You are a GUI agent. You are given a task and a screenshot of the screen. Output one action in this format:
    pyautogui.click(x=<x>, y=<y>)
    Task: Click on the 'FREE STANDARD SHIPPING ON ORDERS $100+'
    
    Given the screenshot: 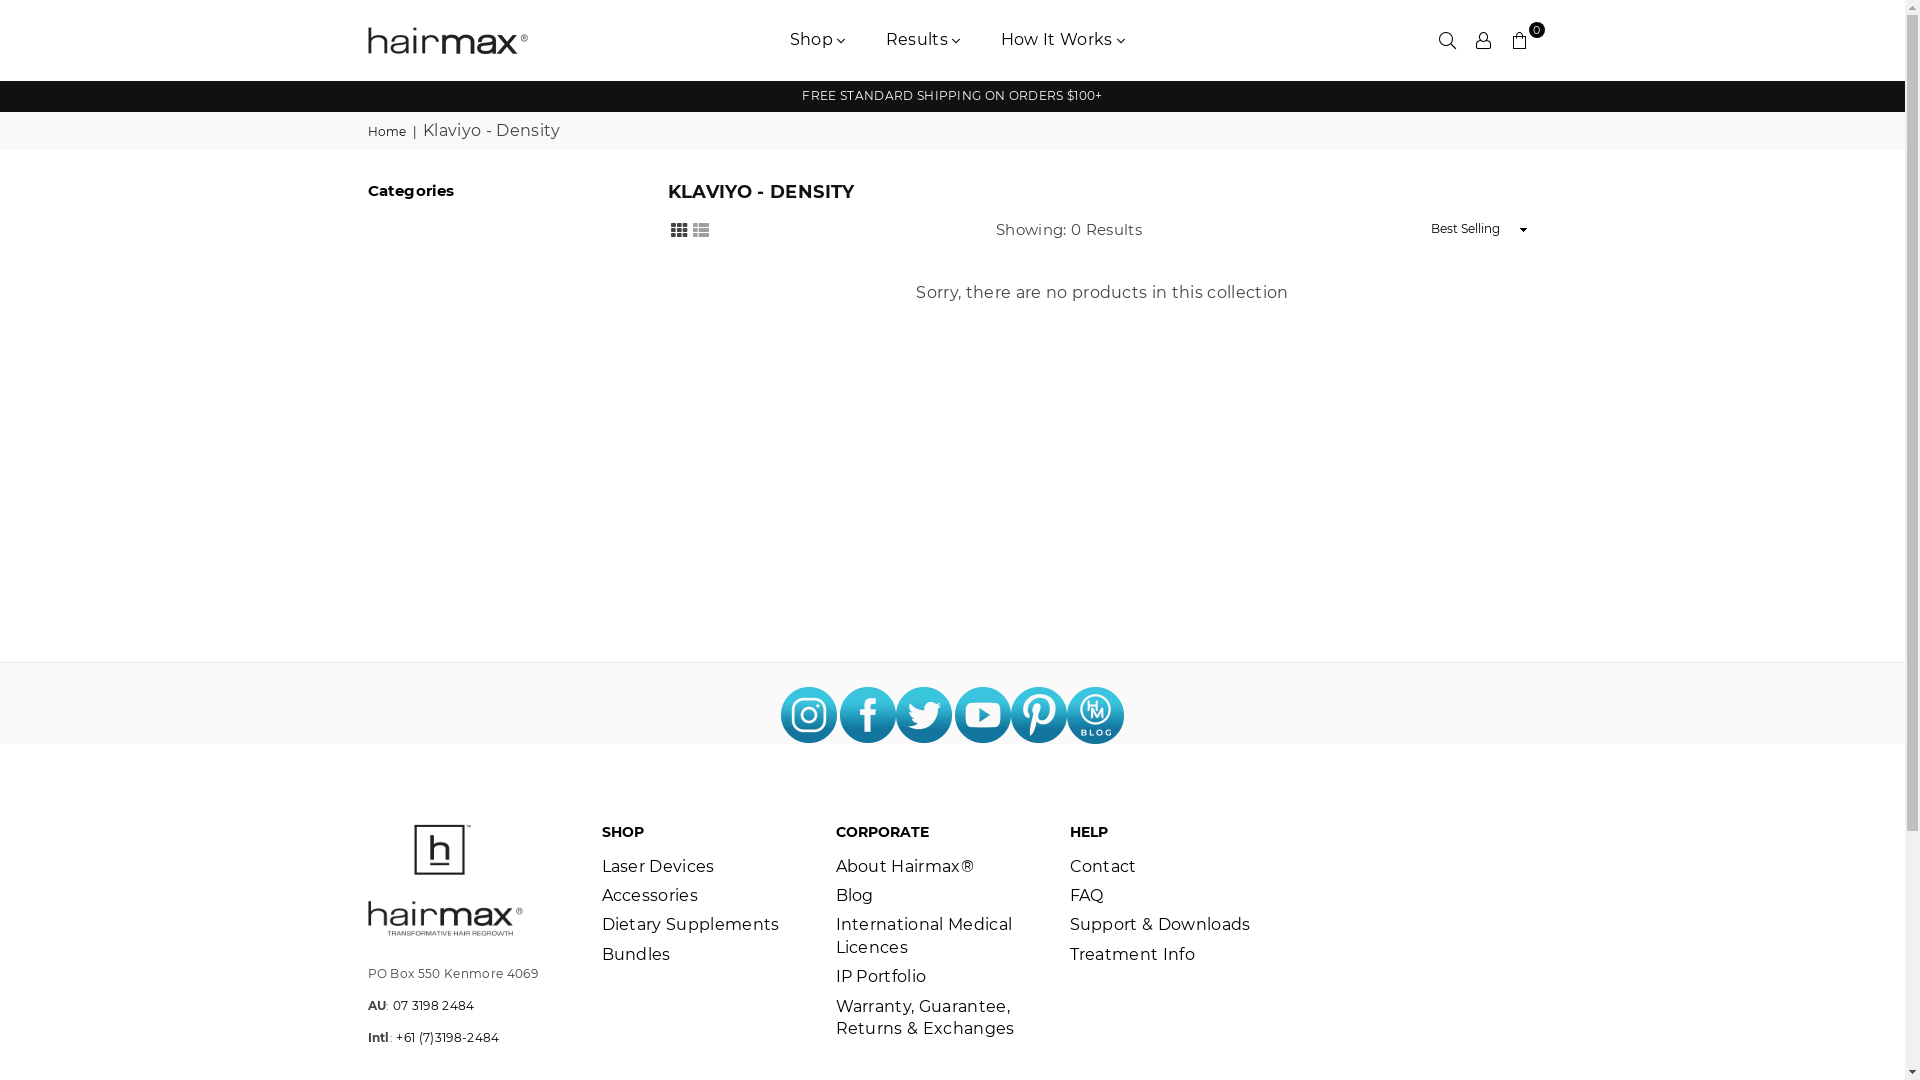 What is the action you would take?
    pyautogui.click(x=950, y=95)
    